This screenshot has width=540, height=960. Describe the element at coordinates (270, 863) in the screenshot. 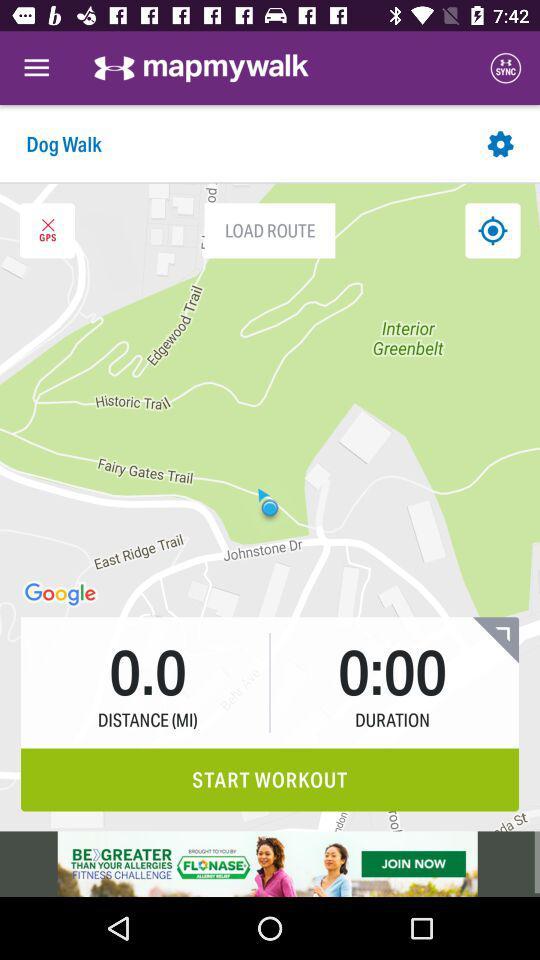

I see `details about advertisement` at that location.